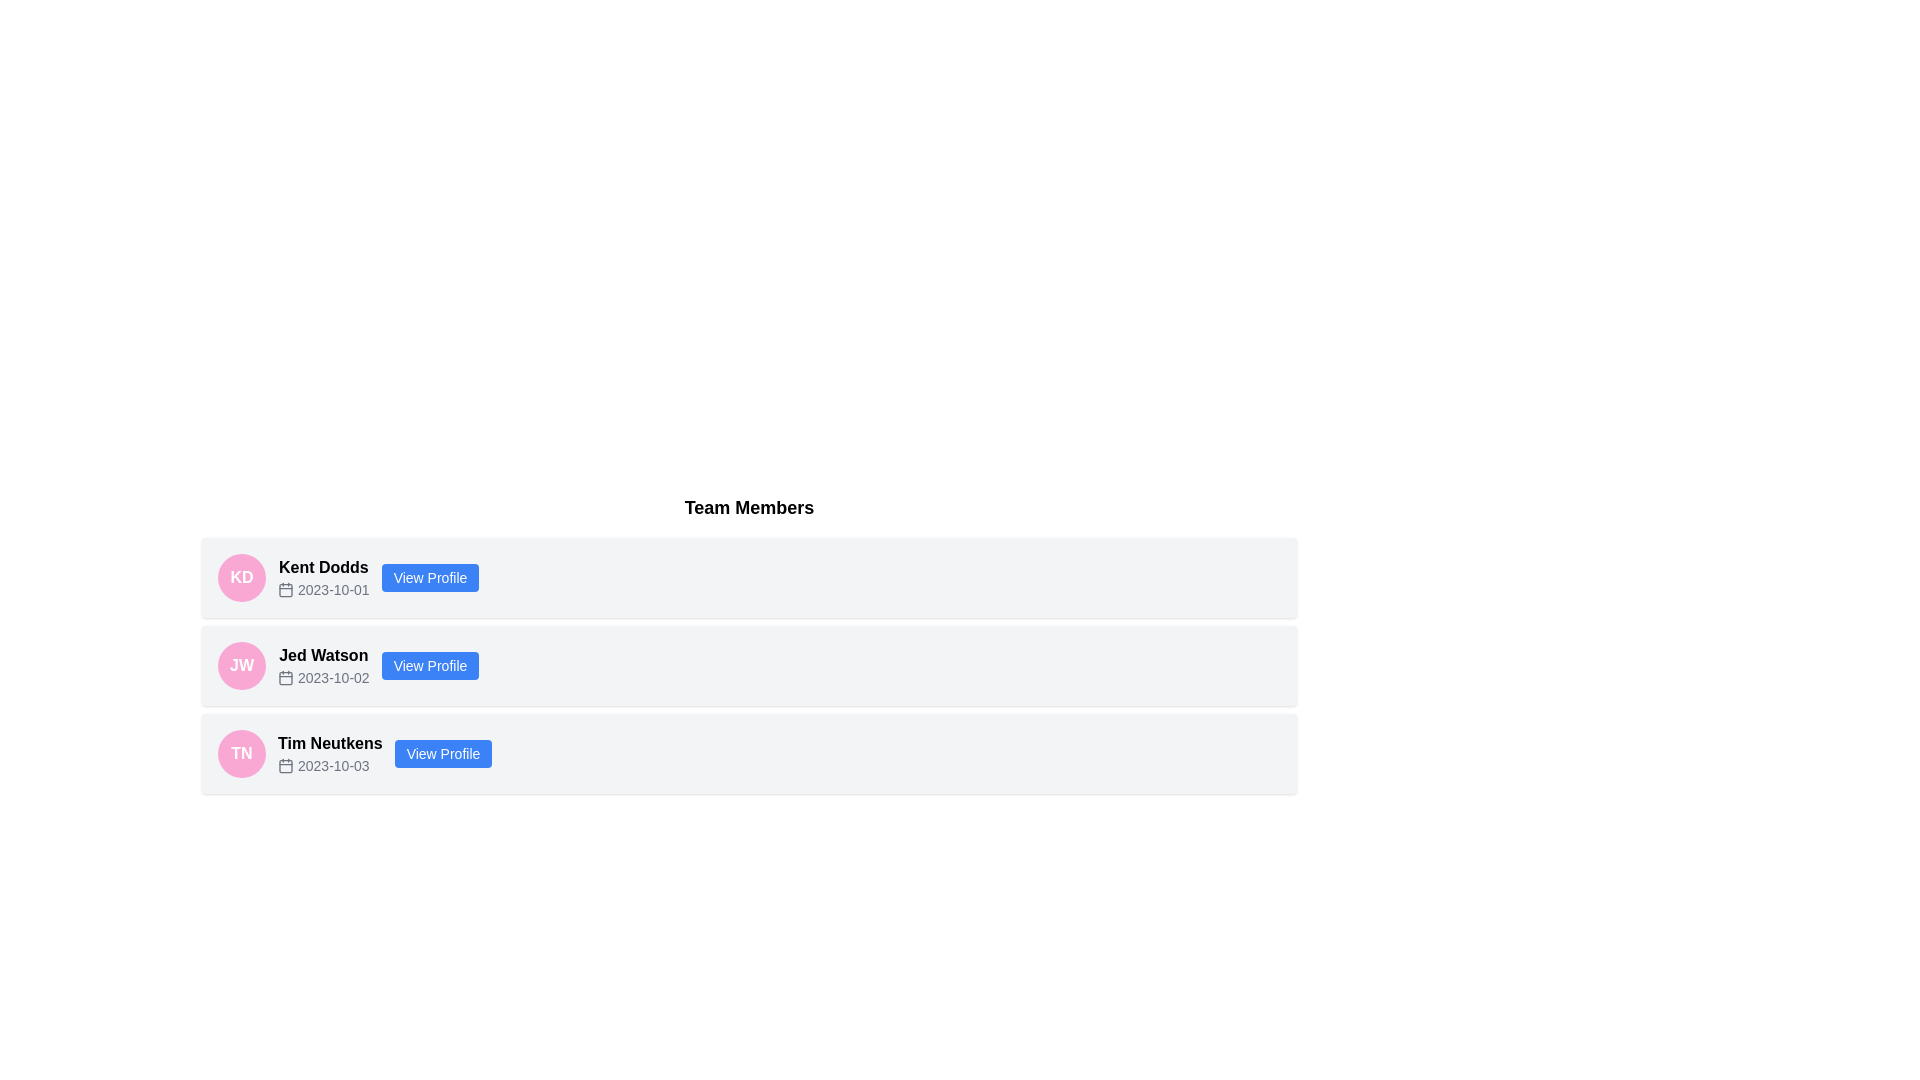  What do you see at coordinates (323, 578) in the screenshot?
I see `the Composite text element displaying 'Kent Dodds'` at bounding box center [323, 578].